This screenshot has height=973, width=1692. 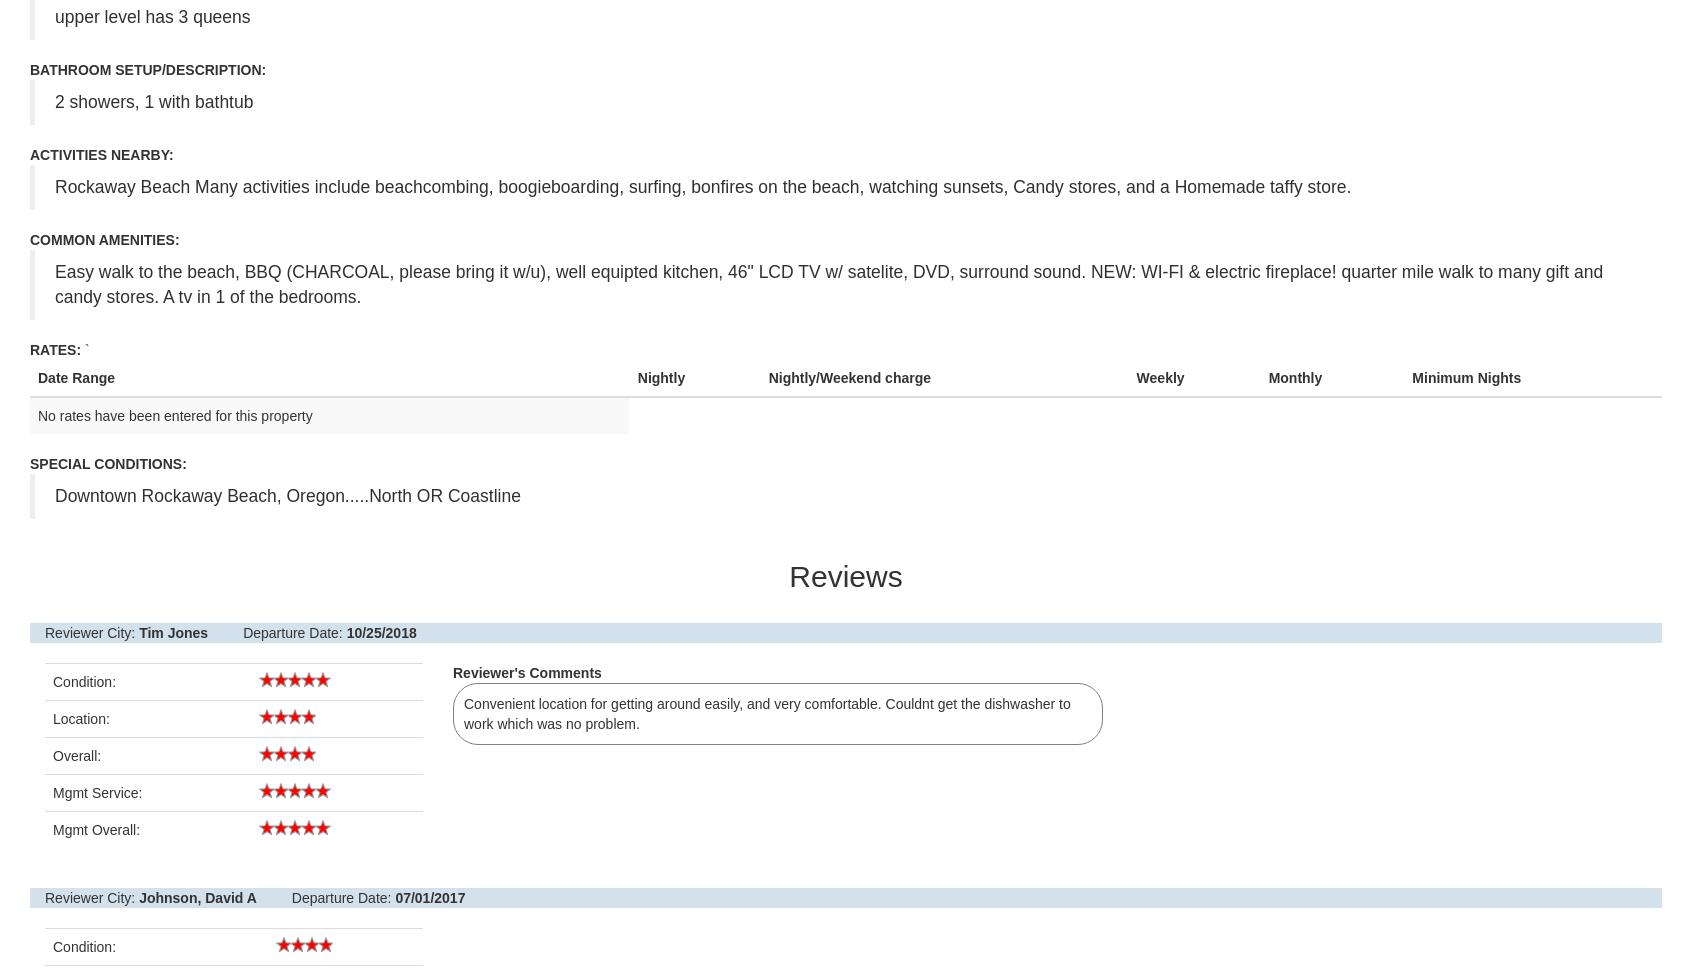 I want to click on 'Reviewer's Comments', so click(x=527, y=672).